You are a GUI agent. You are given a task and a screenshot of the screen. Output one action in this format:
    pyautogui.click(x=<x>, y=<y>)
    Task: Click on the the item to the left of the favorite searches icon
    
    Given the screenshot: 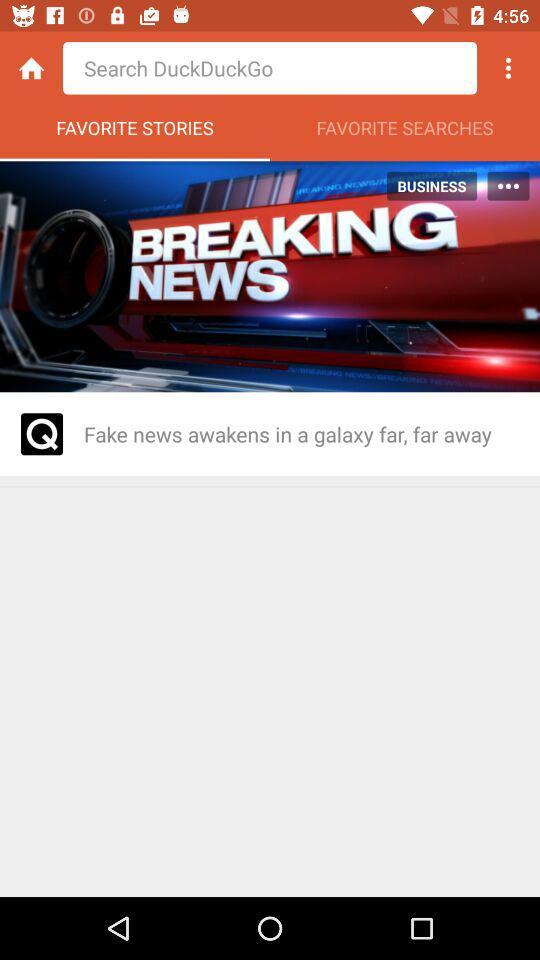 What is the action you would take?
    pyautogui.click(x=135, y=132)
    